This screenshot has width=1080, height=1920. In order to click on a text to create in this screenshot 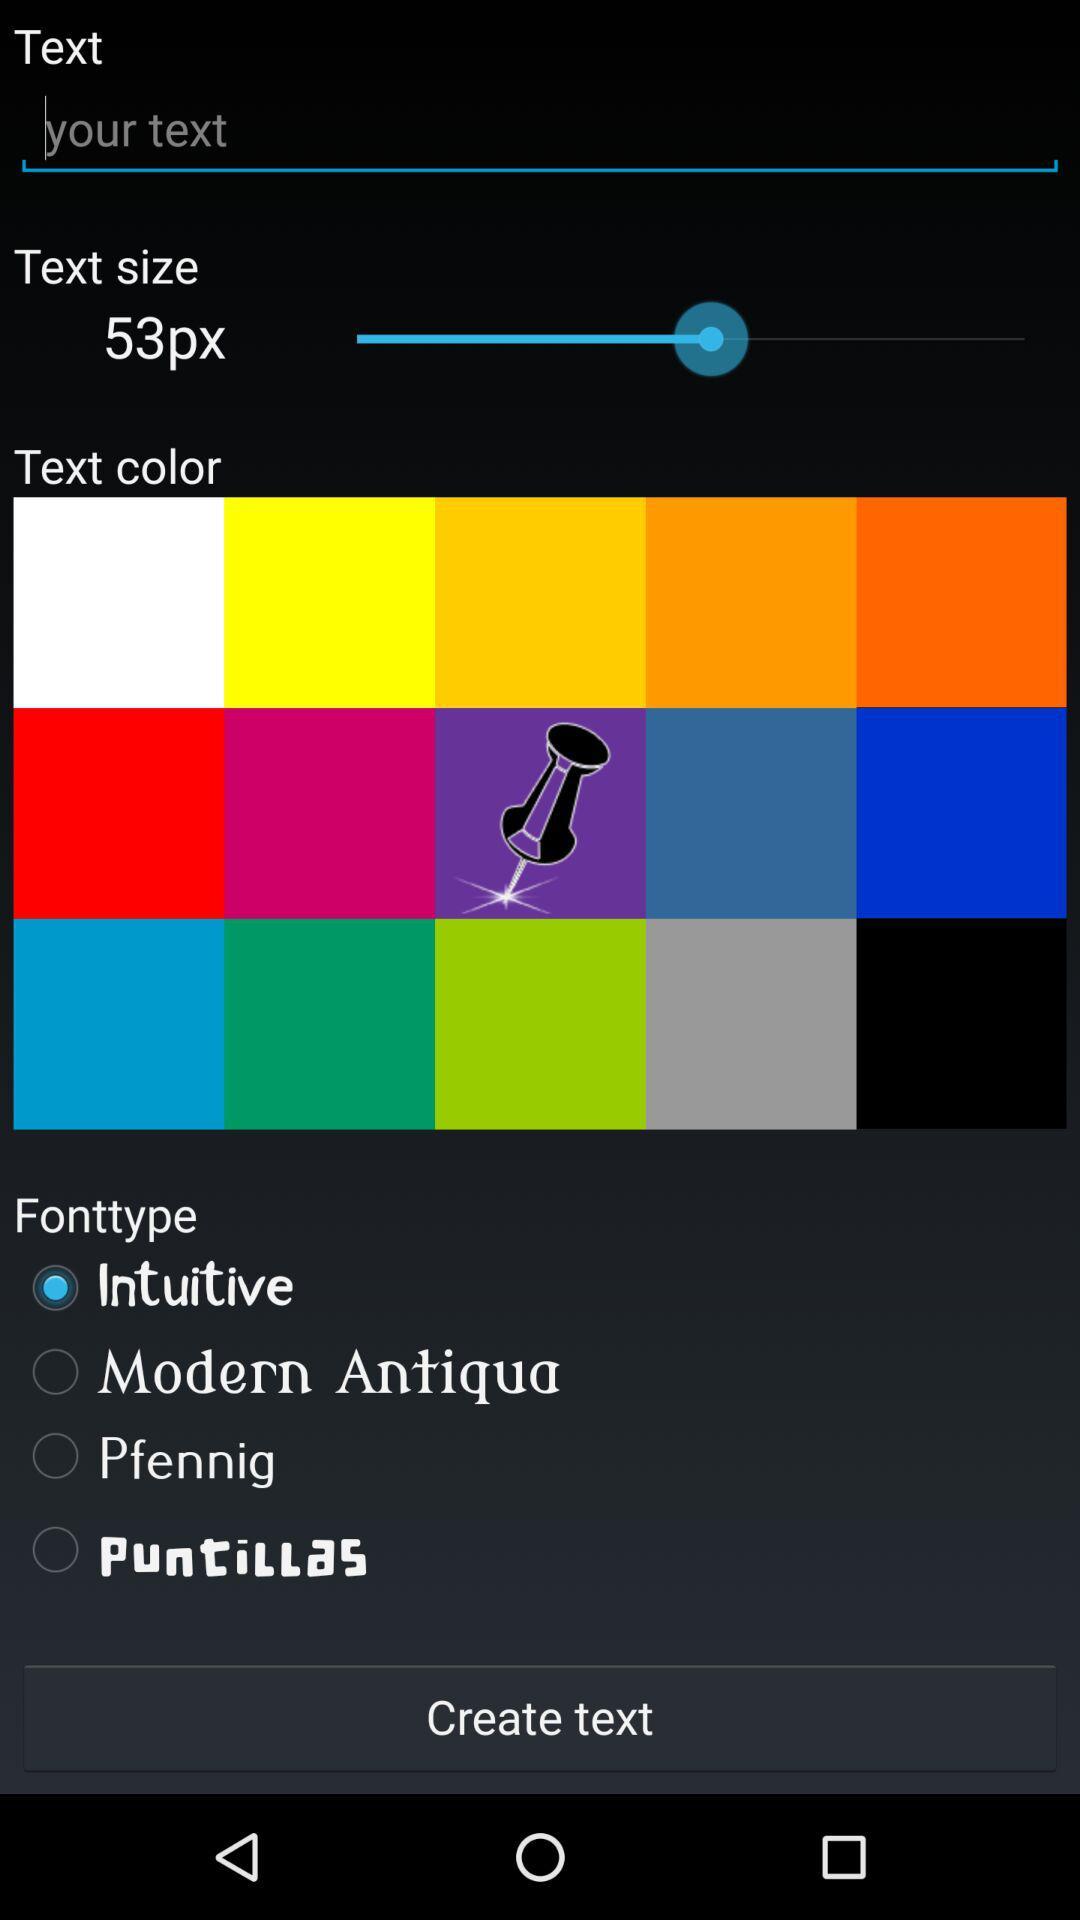, I will do `click(540, 128)`.